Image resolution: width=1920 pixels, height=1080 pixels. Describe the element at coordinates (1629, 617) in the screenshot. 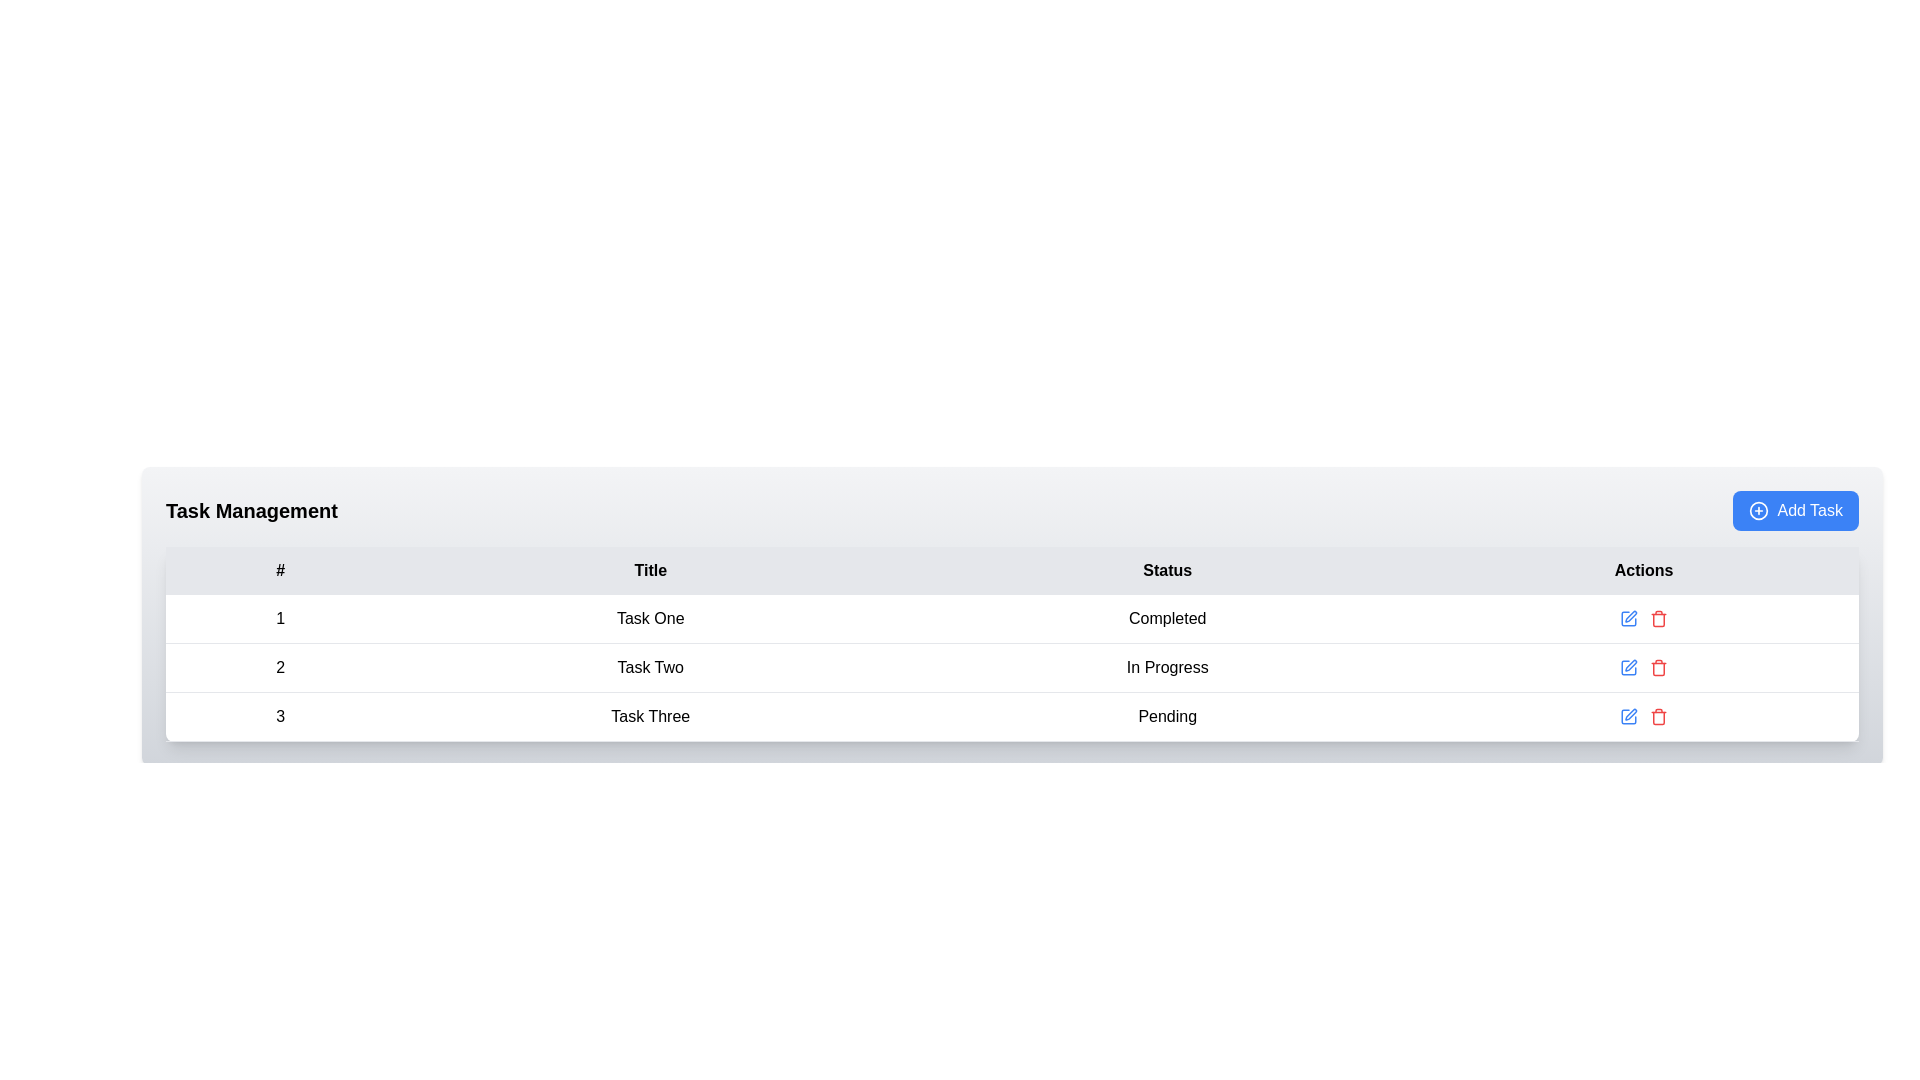

I see `the edit button located in the Actions column of the first row of the task management table to initiate editing` at that location.